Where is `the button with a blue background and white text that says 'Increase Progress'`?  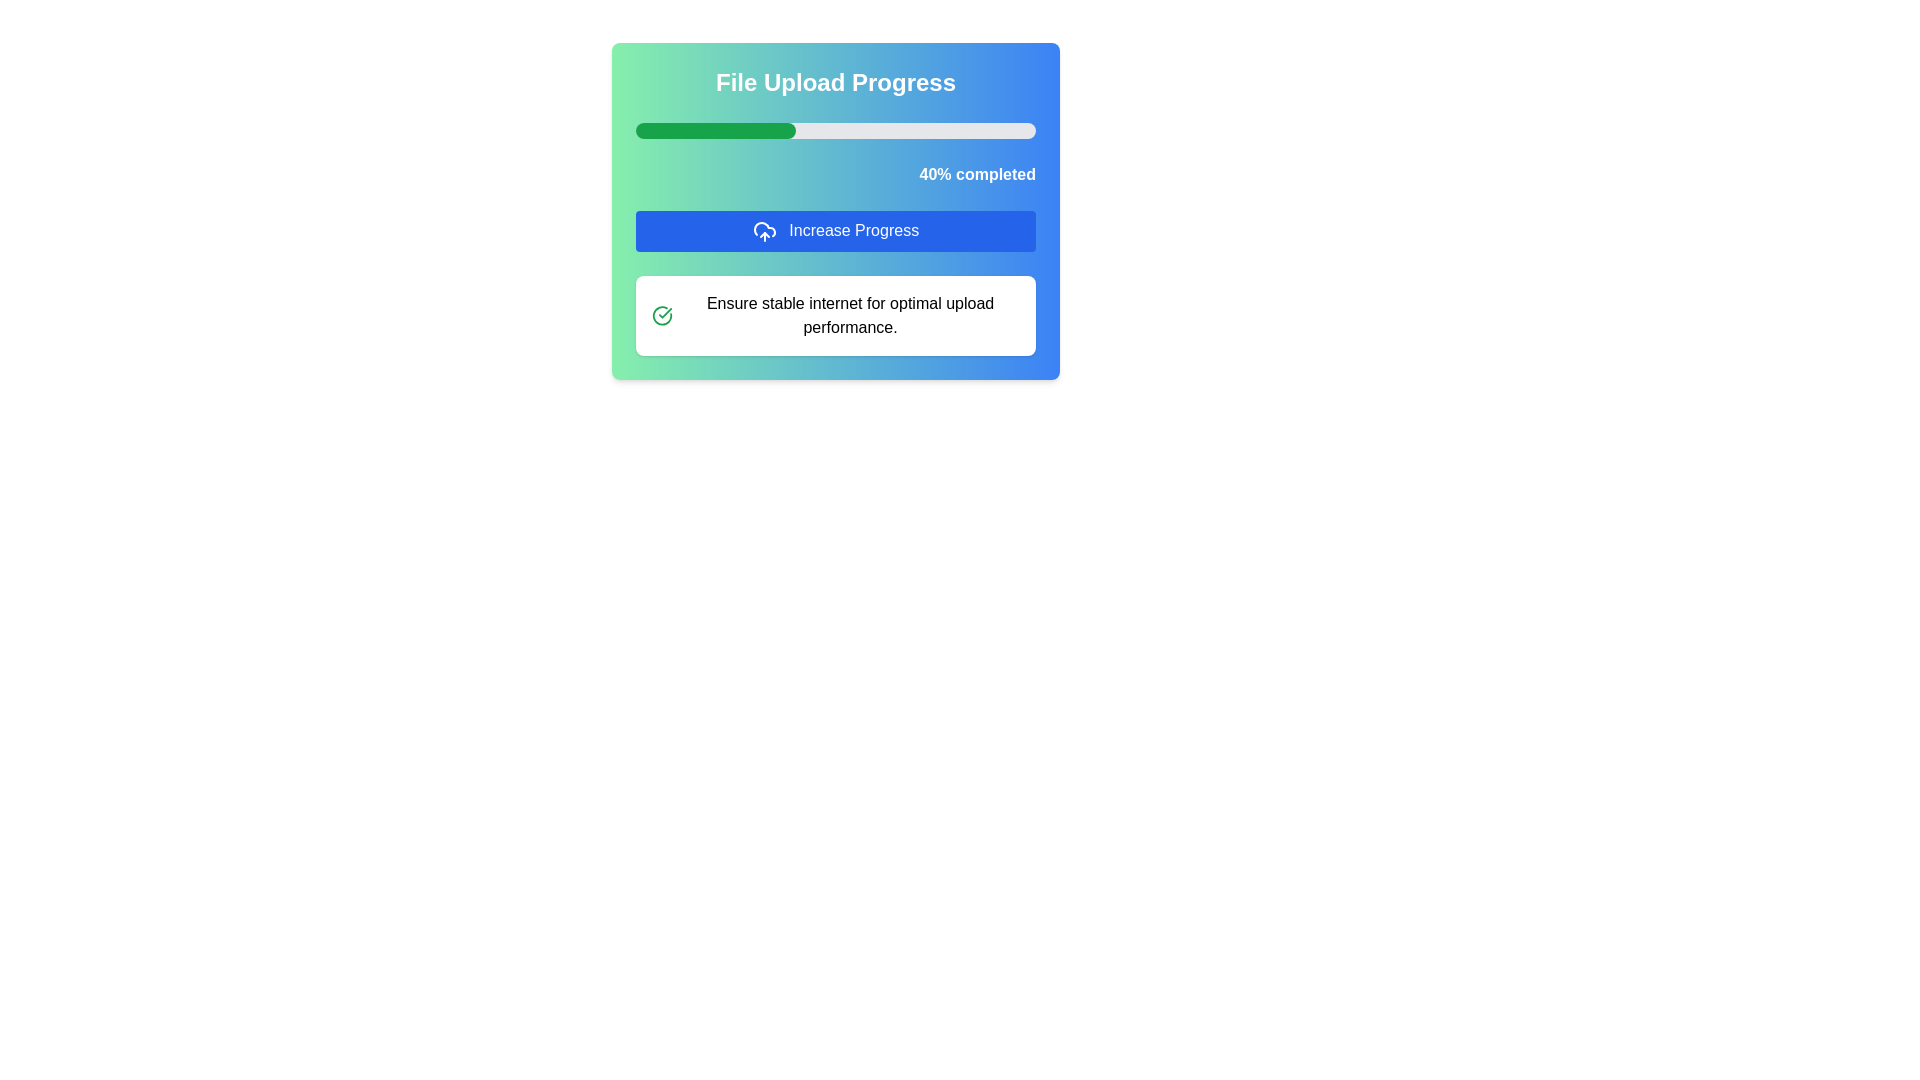
the button with a blue background and white text that says 'Increase Progress' is located at coordinates (835, 211).